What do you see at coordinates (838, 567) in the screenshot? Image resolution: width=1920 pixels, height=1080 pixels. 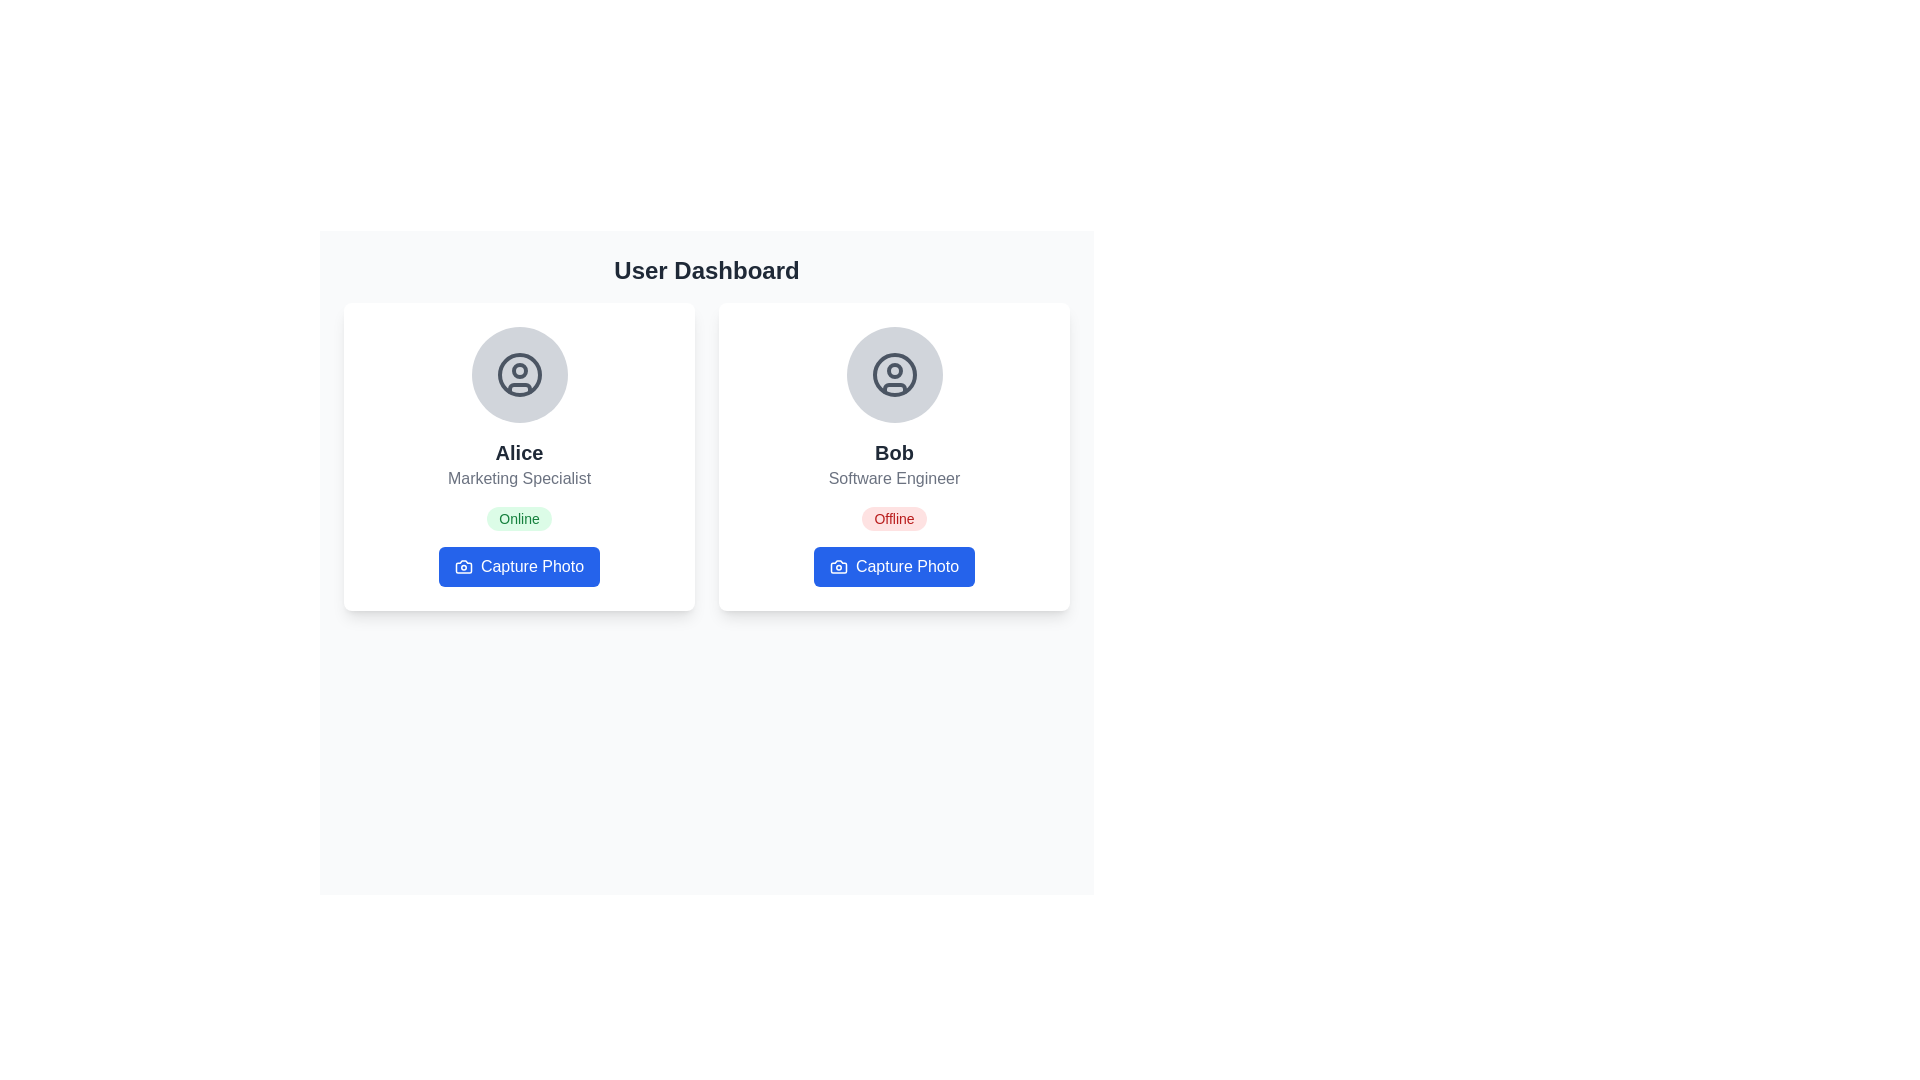 I see `the camera icon within the 'Capture Photo' button, which is located on the right side of the 'Bob Software Engineer' card` at bounding box center [838, 567].